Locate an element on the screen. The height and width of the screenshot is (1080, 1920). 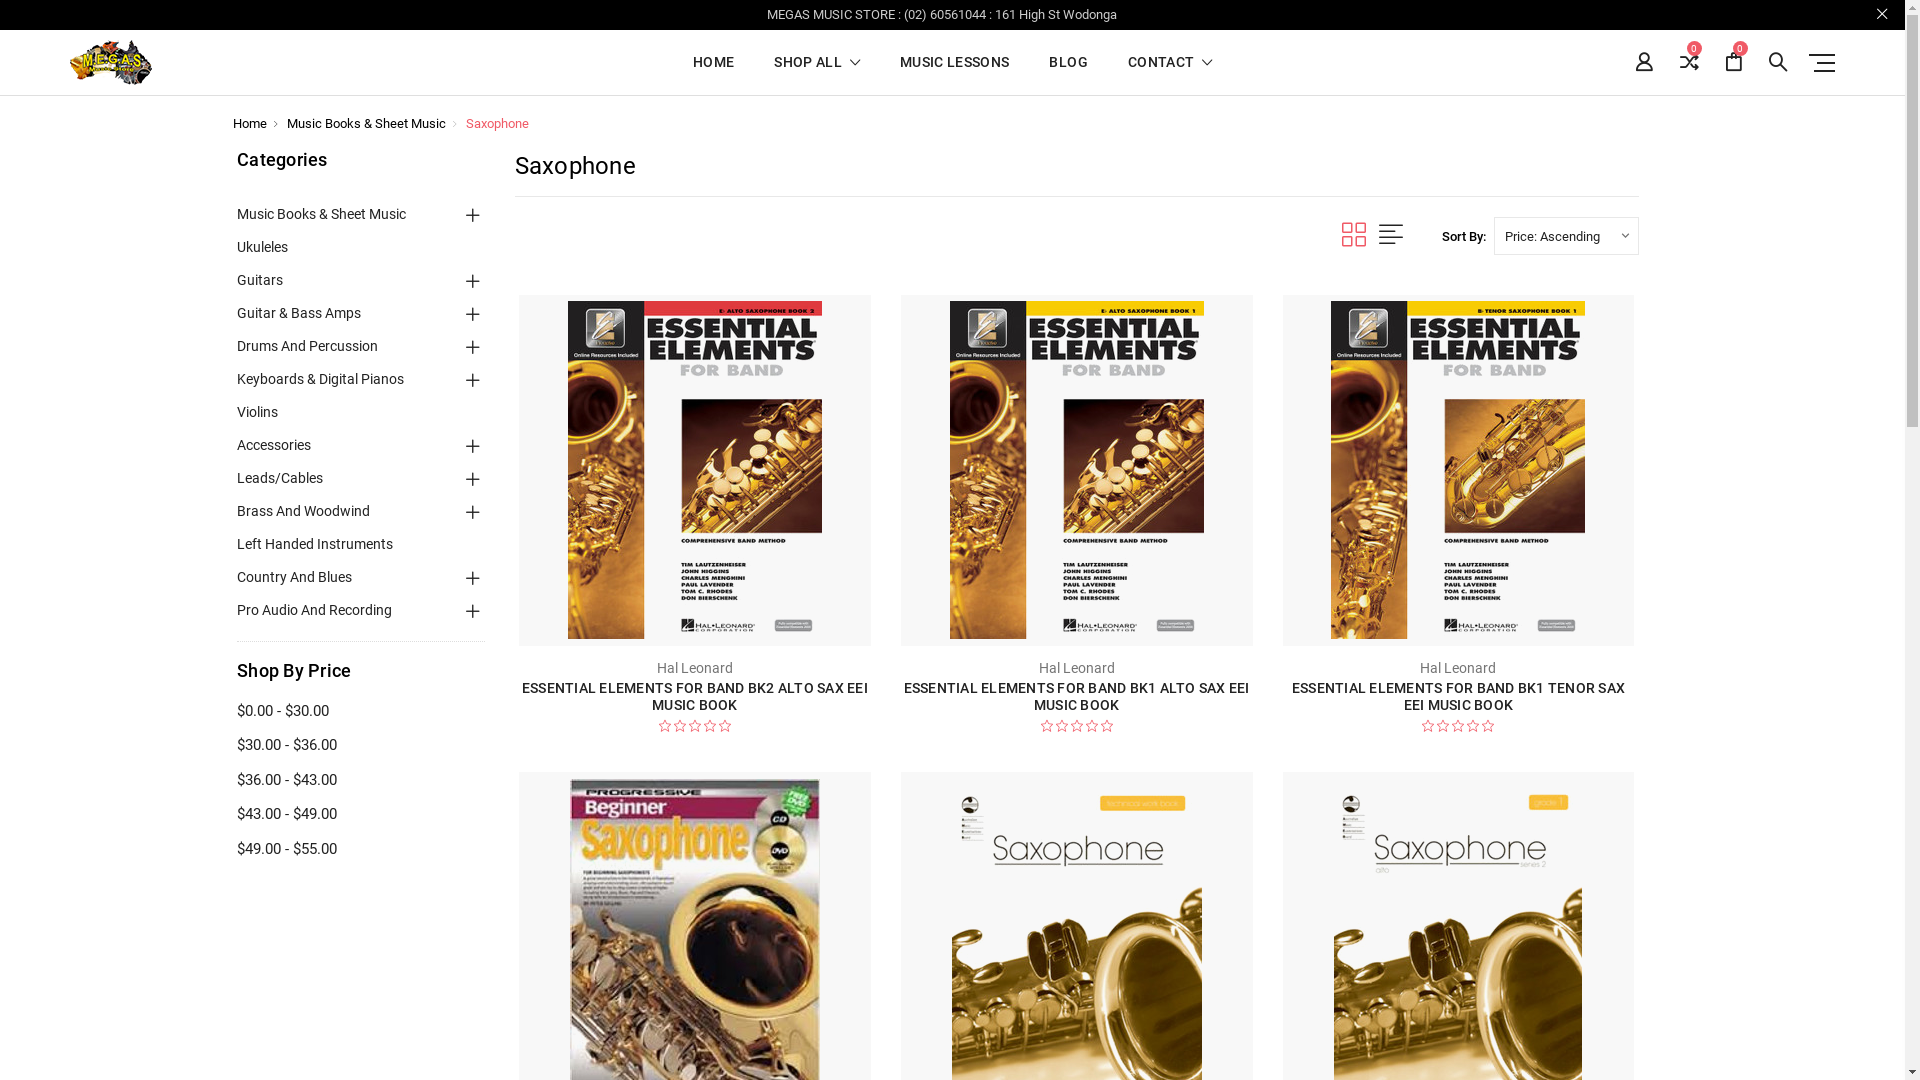
'BLOG' is located at coordinates (1067, 73).